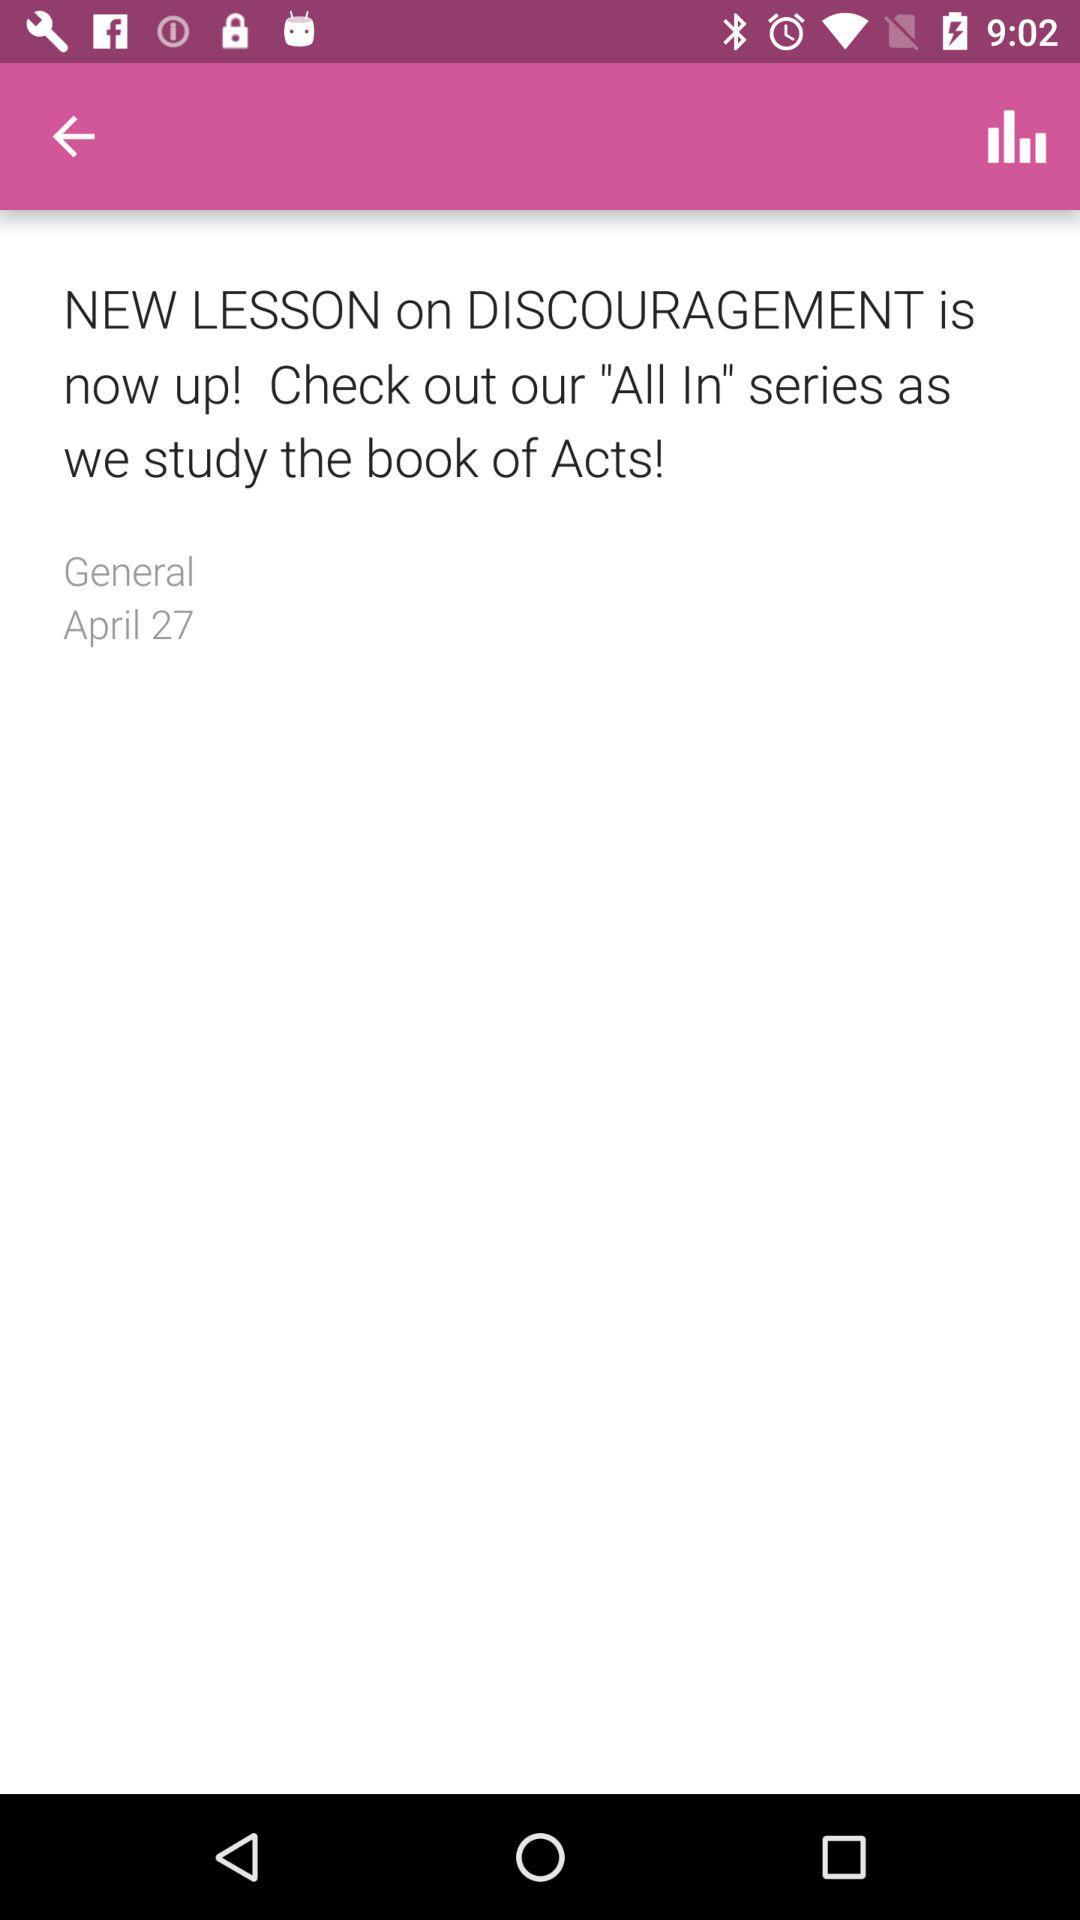  What do you see at coordinates (1017, 135) in the screenshot?
I see `icon at the top right corner` at bounding box center [1017, 135].